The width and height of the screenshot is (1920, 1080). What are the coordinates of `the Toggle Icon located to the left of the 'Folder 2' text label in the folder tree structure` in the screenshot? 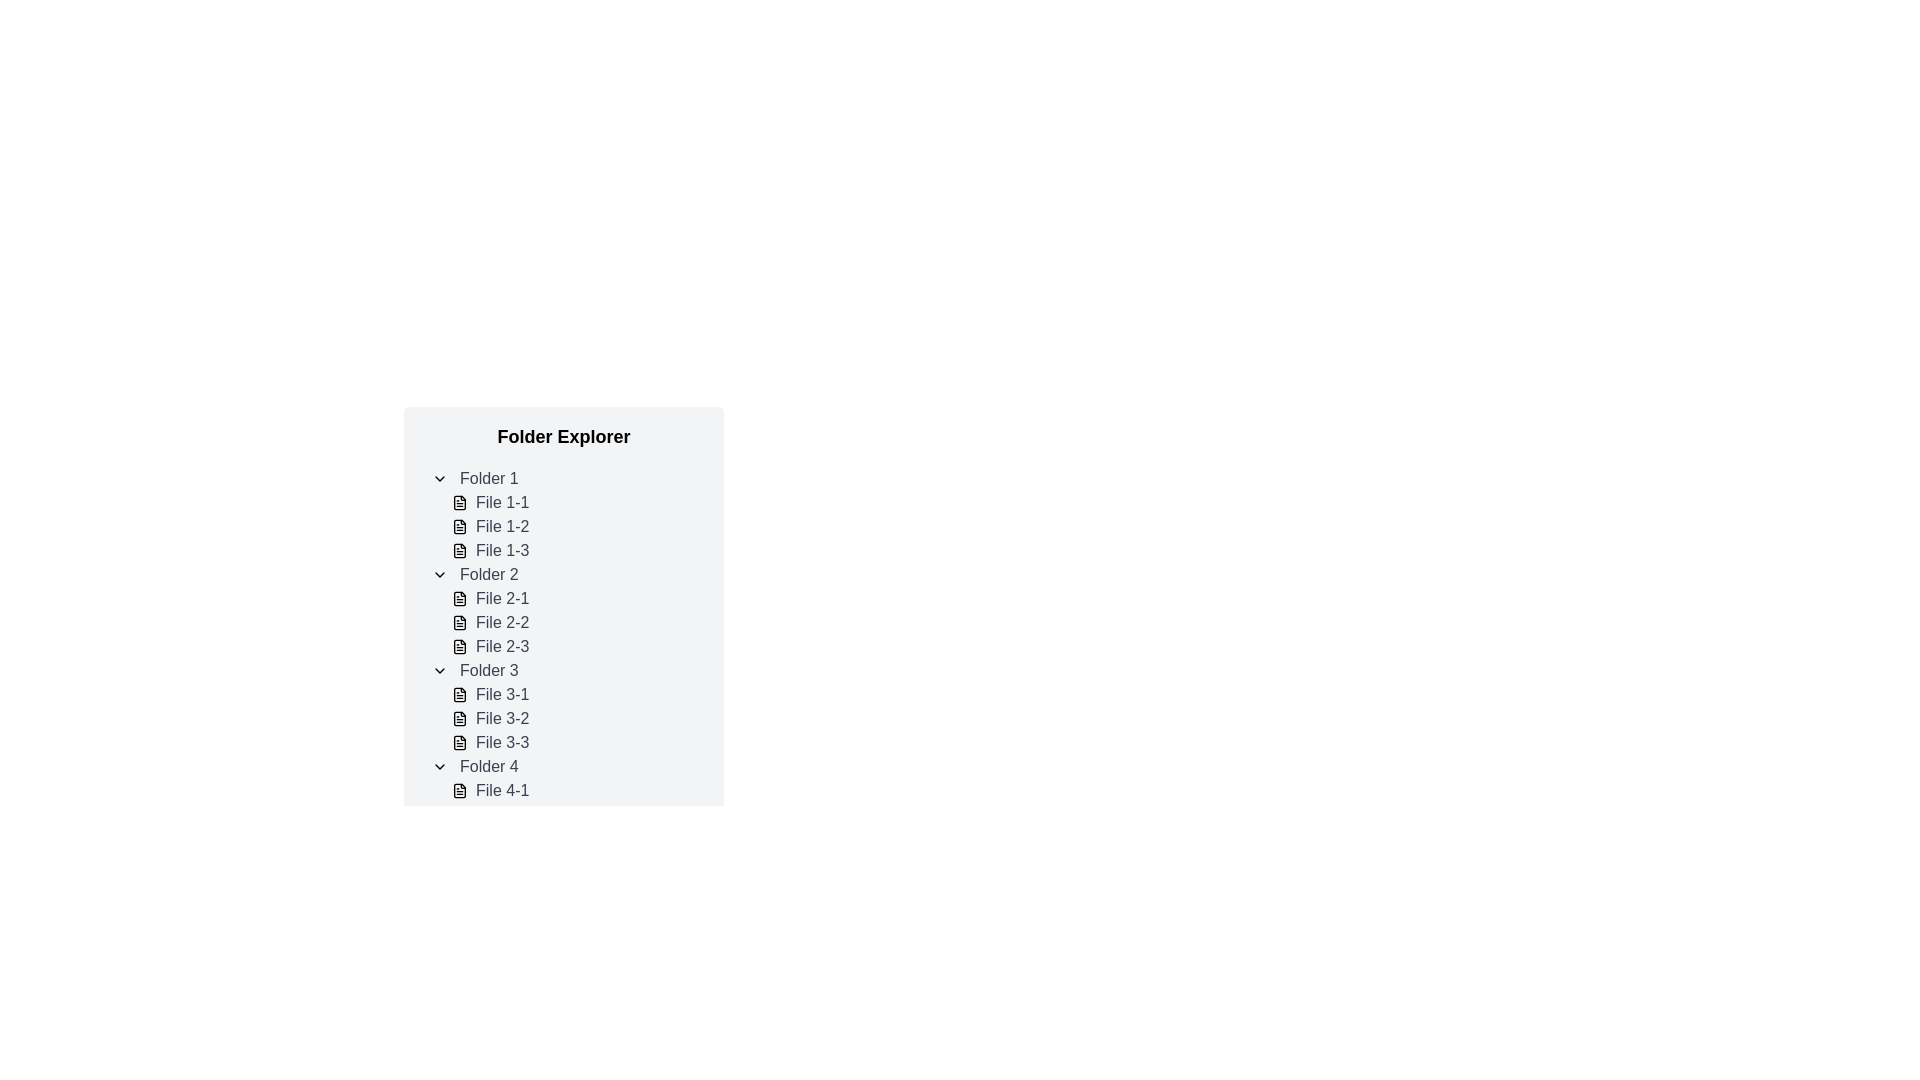 It's located at (439, 574).